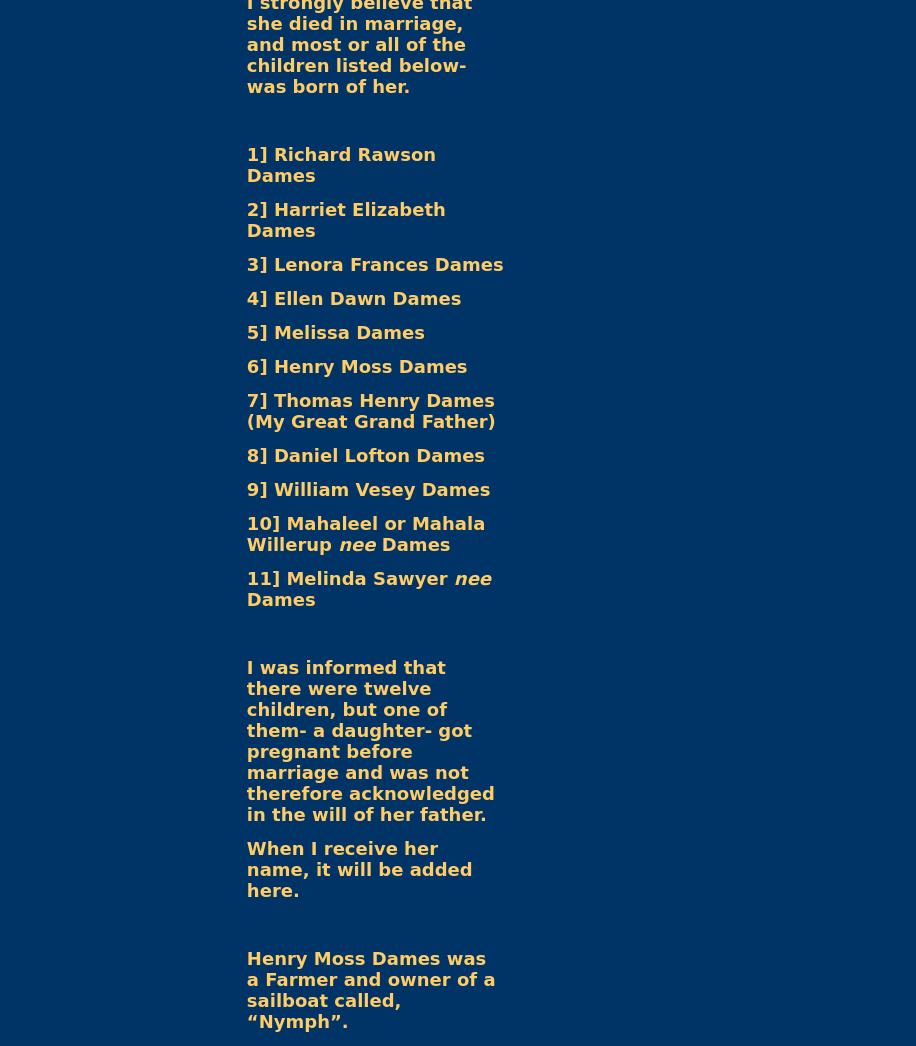  I want to click on '4] Ellen Dawn Dames', so click(353, 298).